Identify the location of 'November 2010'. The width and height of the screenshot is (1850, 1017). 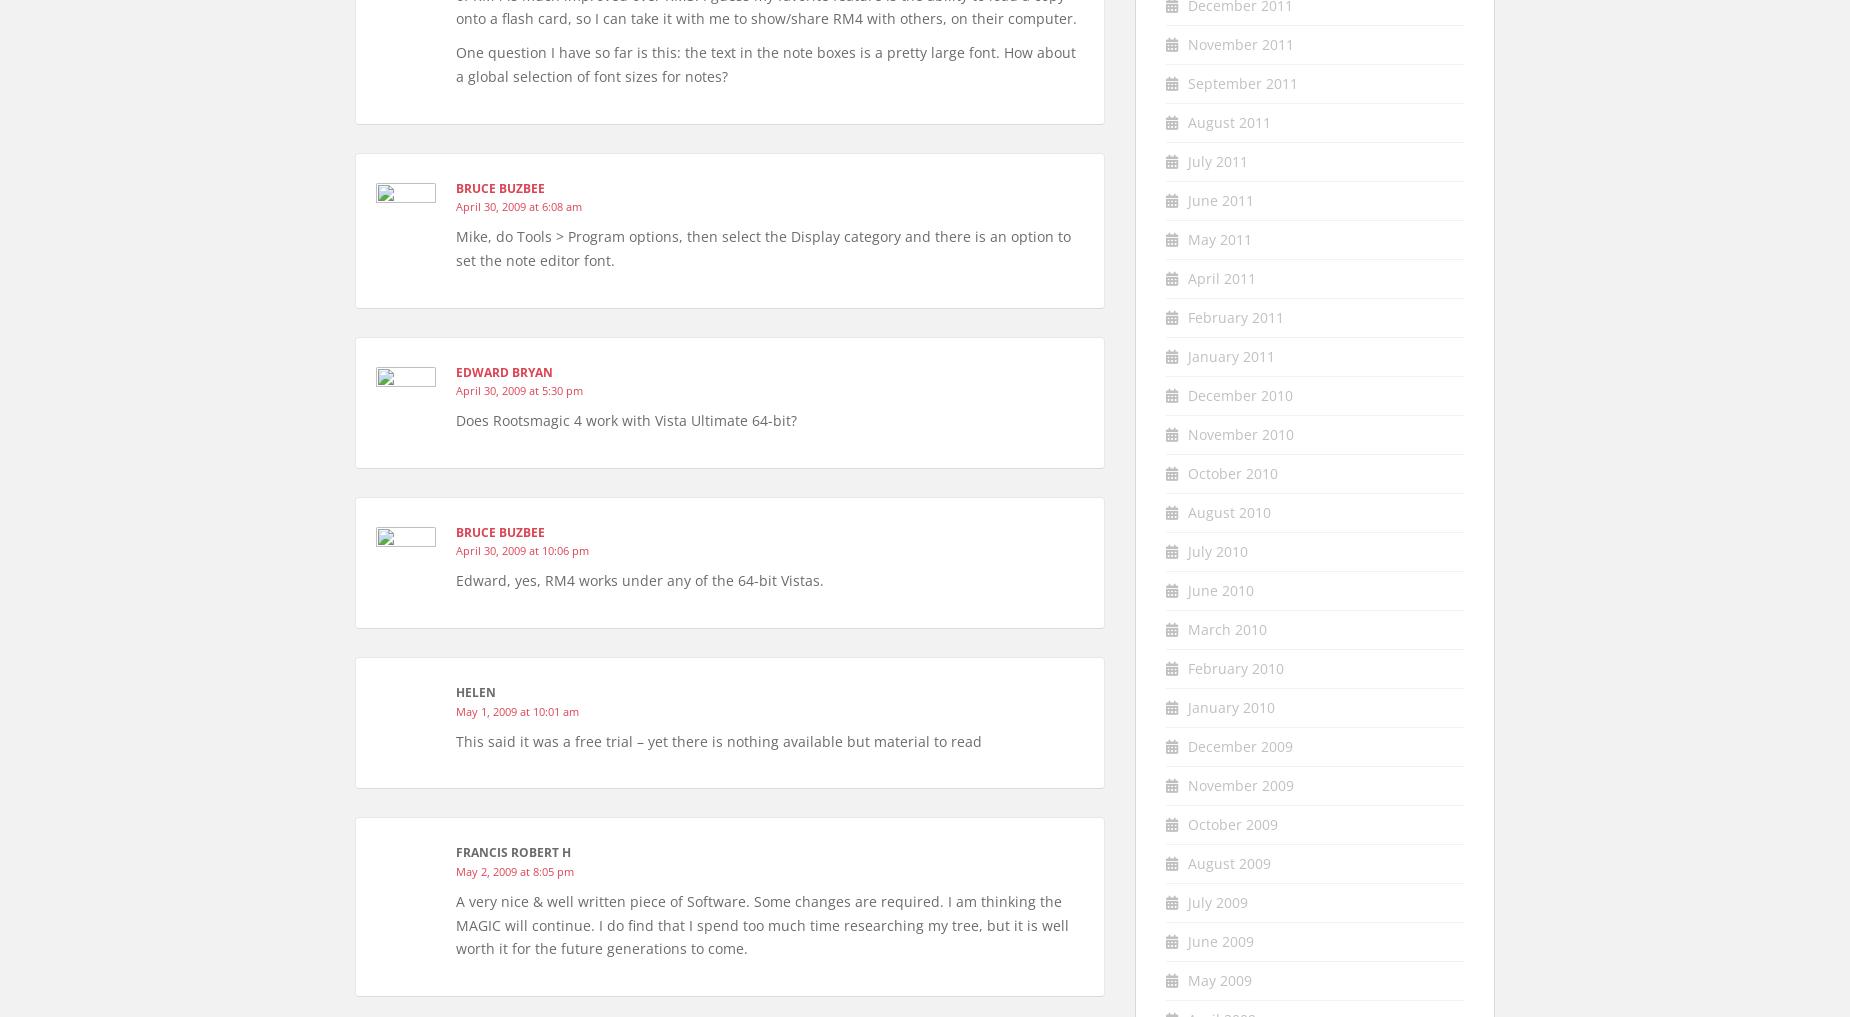
(1239, 433).